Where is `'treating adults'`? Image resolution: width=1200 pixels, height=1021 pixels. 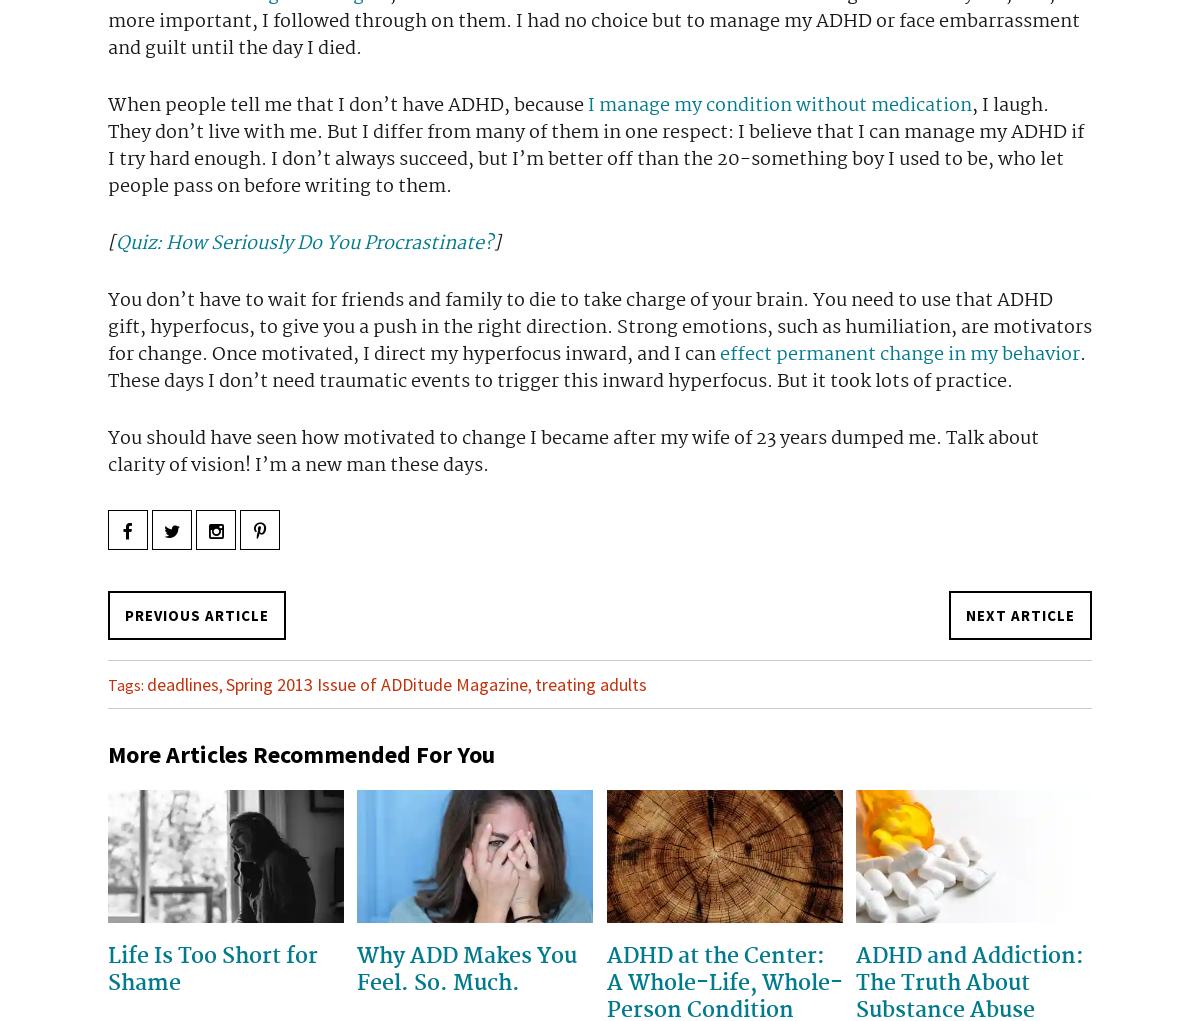 'treating adults' is located at coordinates (590, 684).